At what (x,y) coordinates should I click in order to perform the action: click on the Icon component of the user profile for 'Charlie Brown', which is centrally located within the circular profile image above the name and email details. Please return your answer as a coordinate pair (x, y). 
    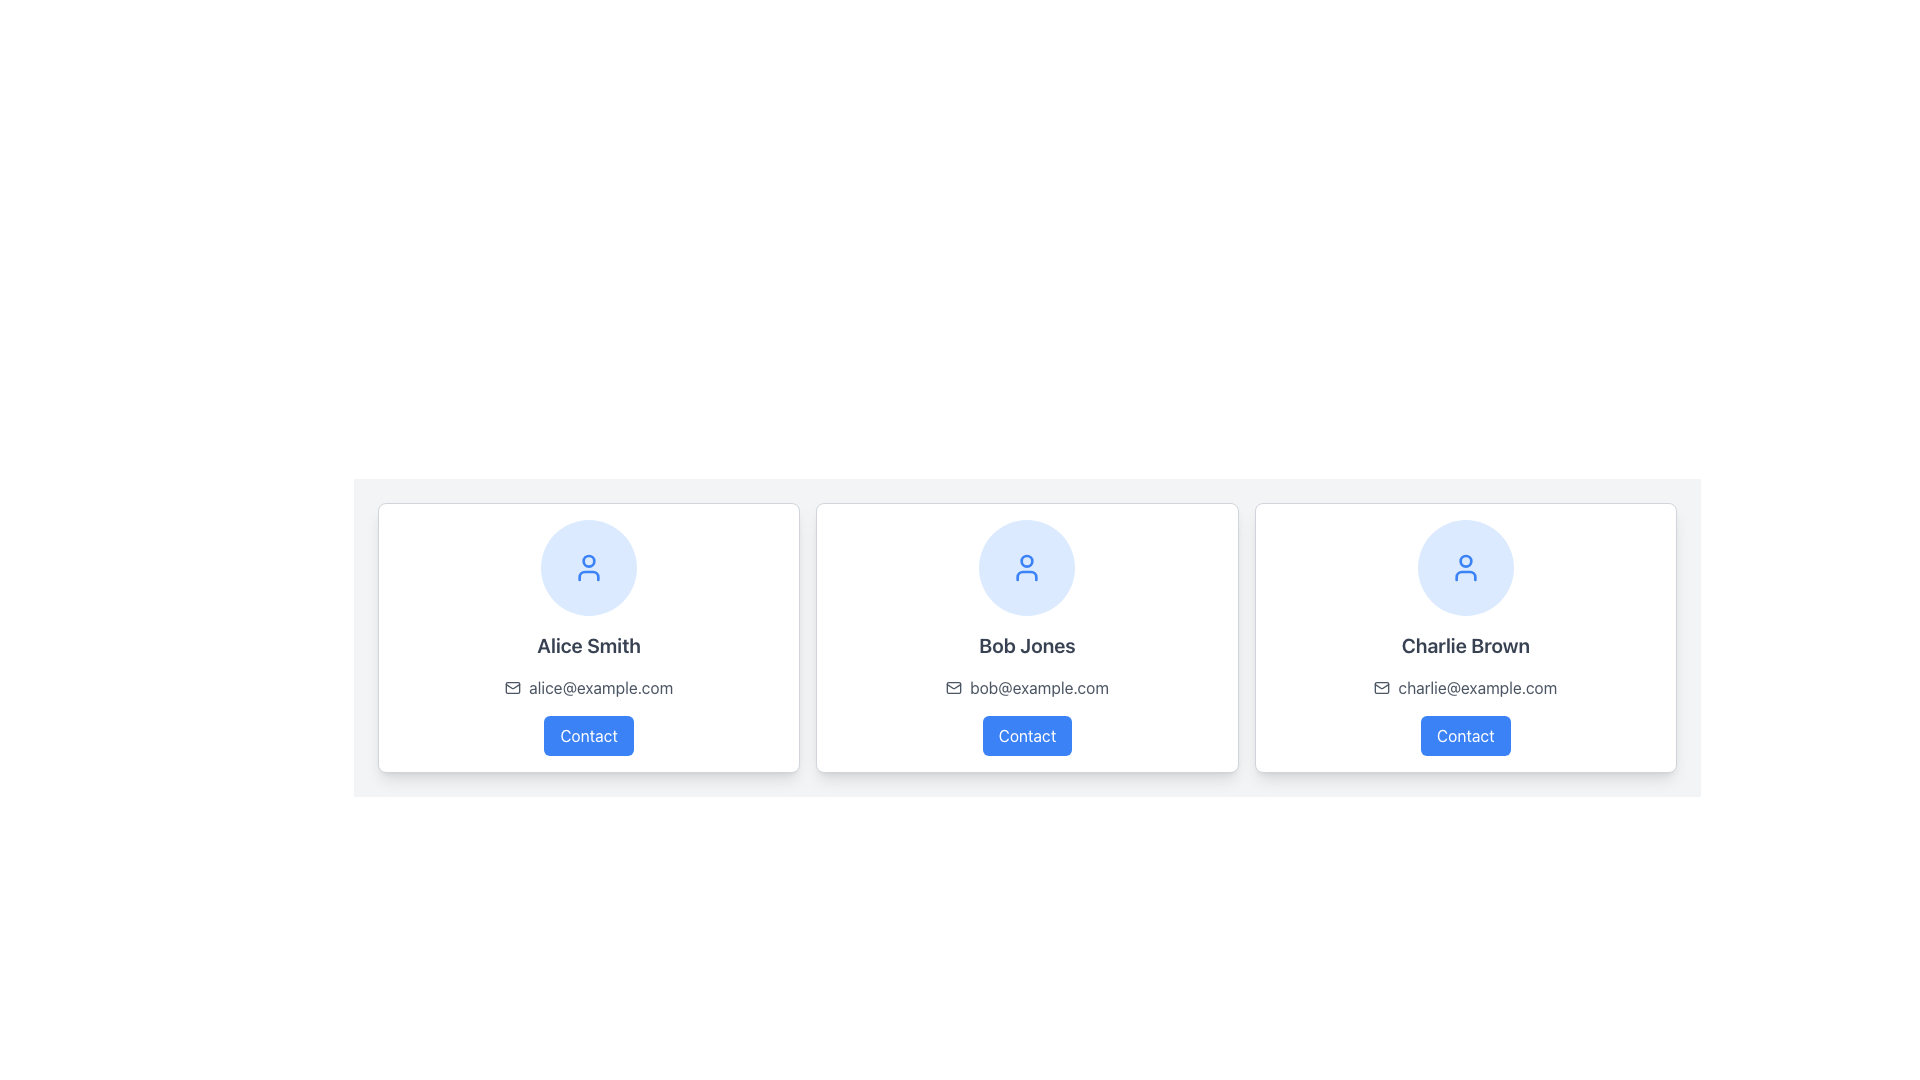
    Looking at the image, I should click on (1465, 561).